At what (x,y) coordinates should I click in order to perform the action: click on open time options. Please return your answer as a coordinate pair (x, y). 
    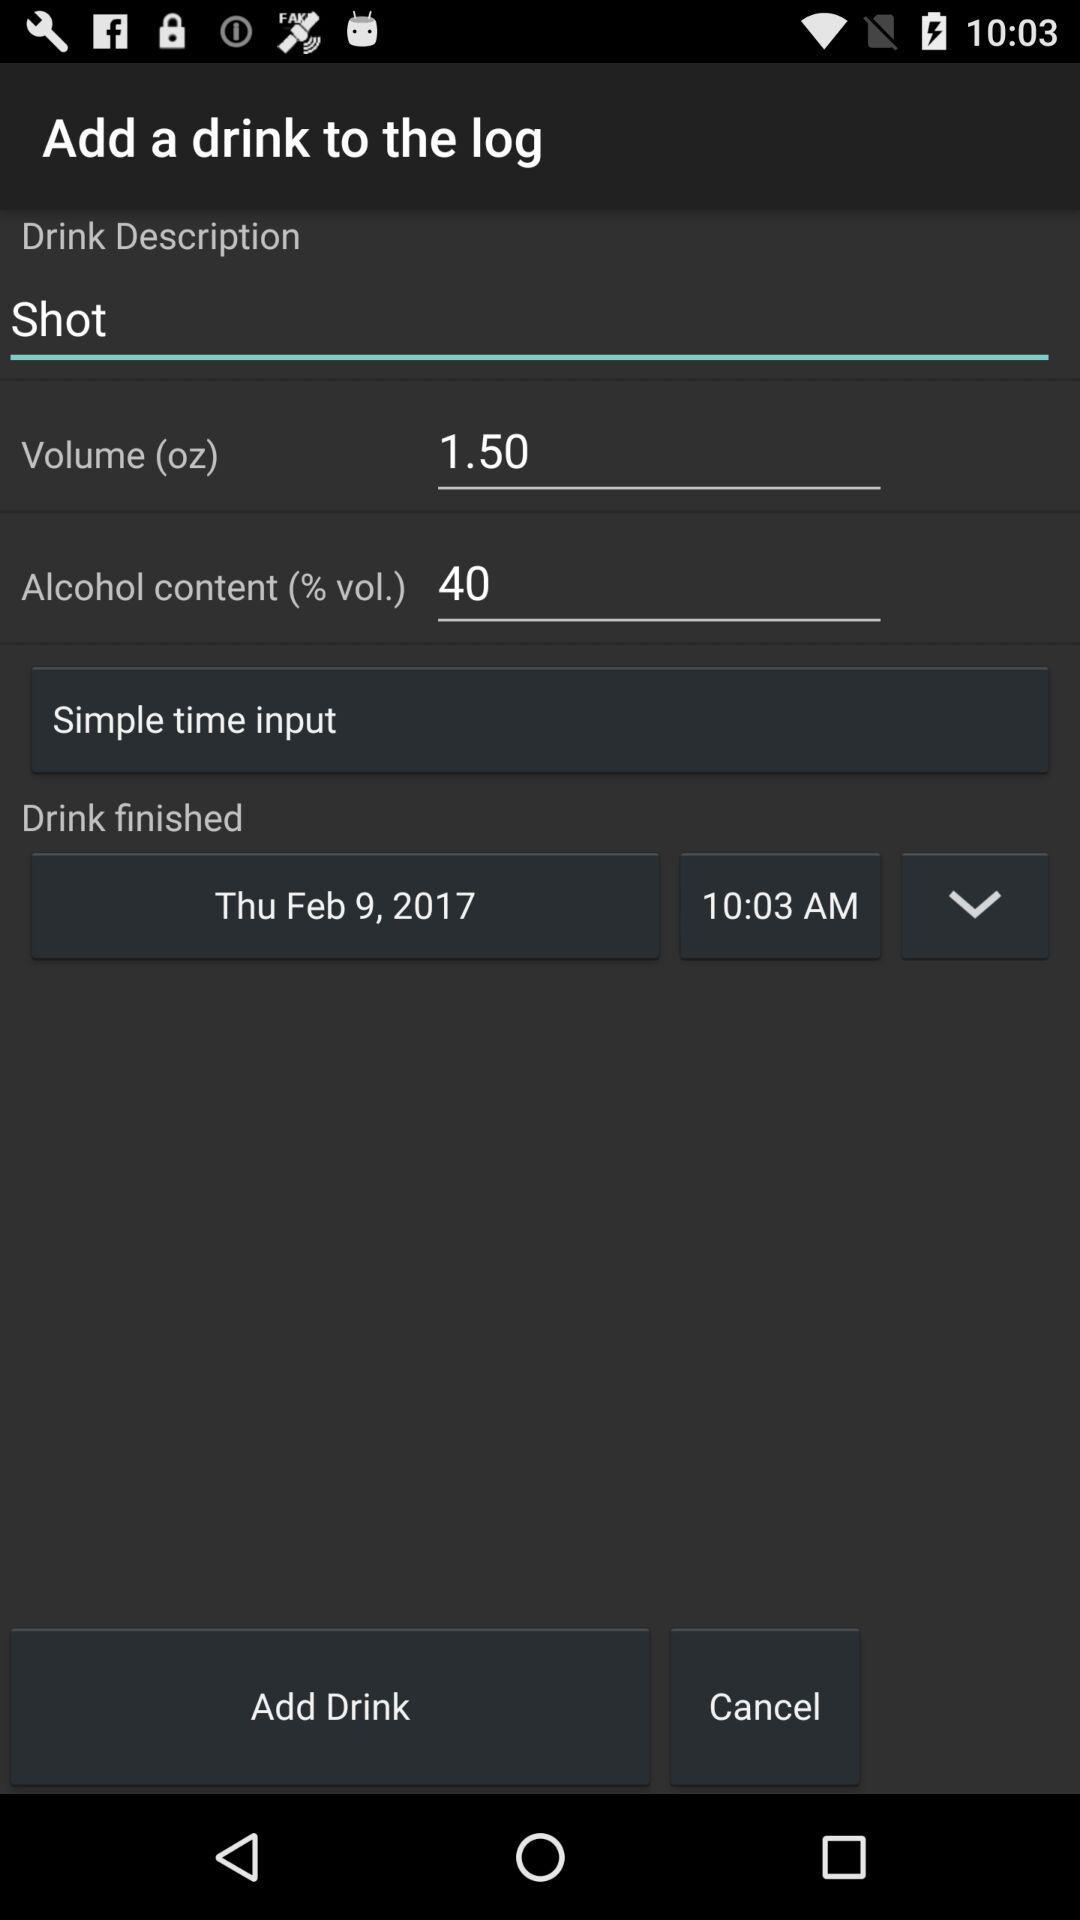
    Looking at the image, I should click on (974, 903).